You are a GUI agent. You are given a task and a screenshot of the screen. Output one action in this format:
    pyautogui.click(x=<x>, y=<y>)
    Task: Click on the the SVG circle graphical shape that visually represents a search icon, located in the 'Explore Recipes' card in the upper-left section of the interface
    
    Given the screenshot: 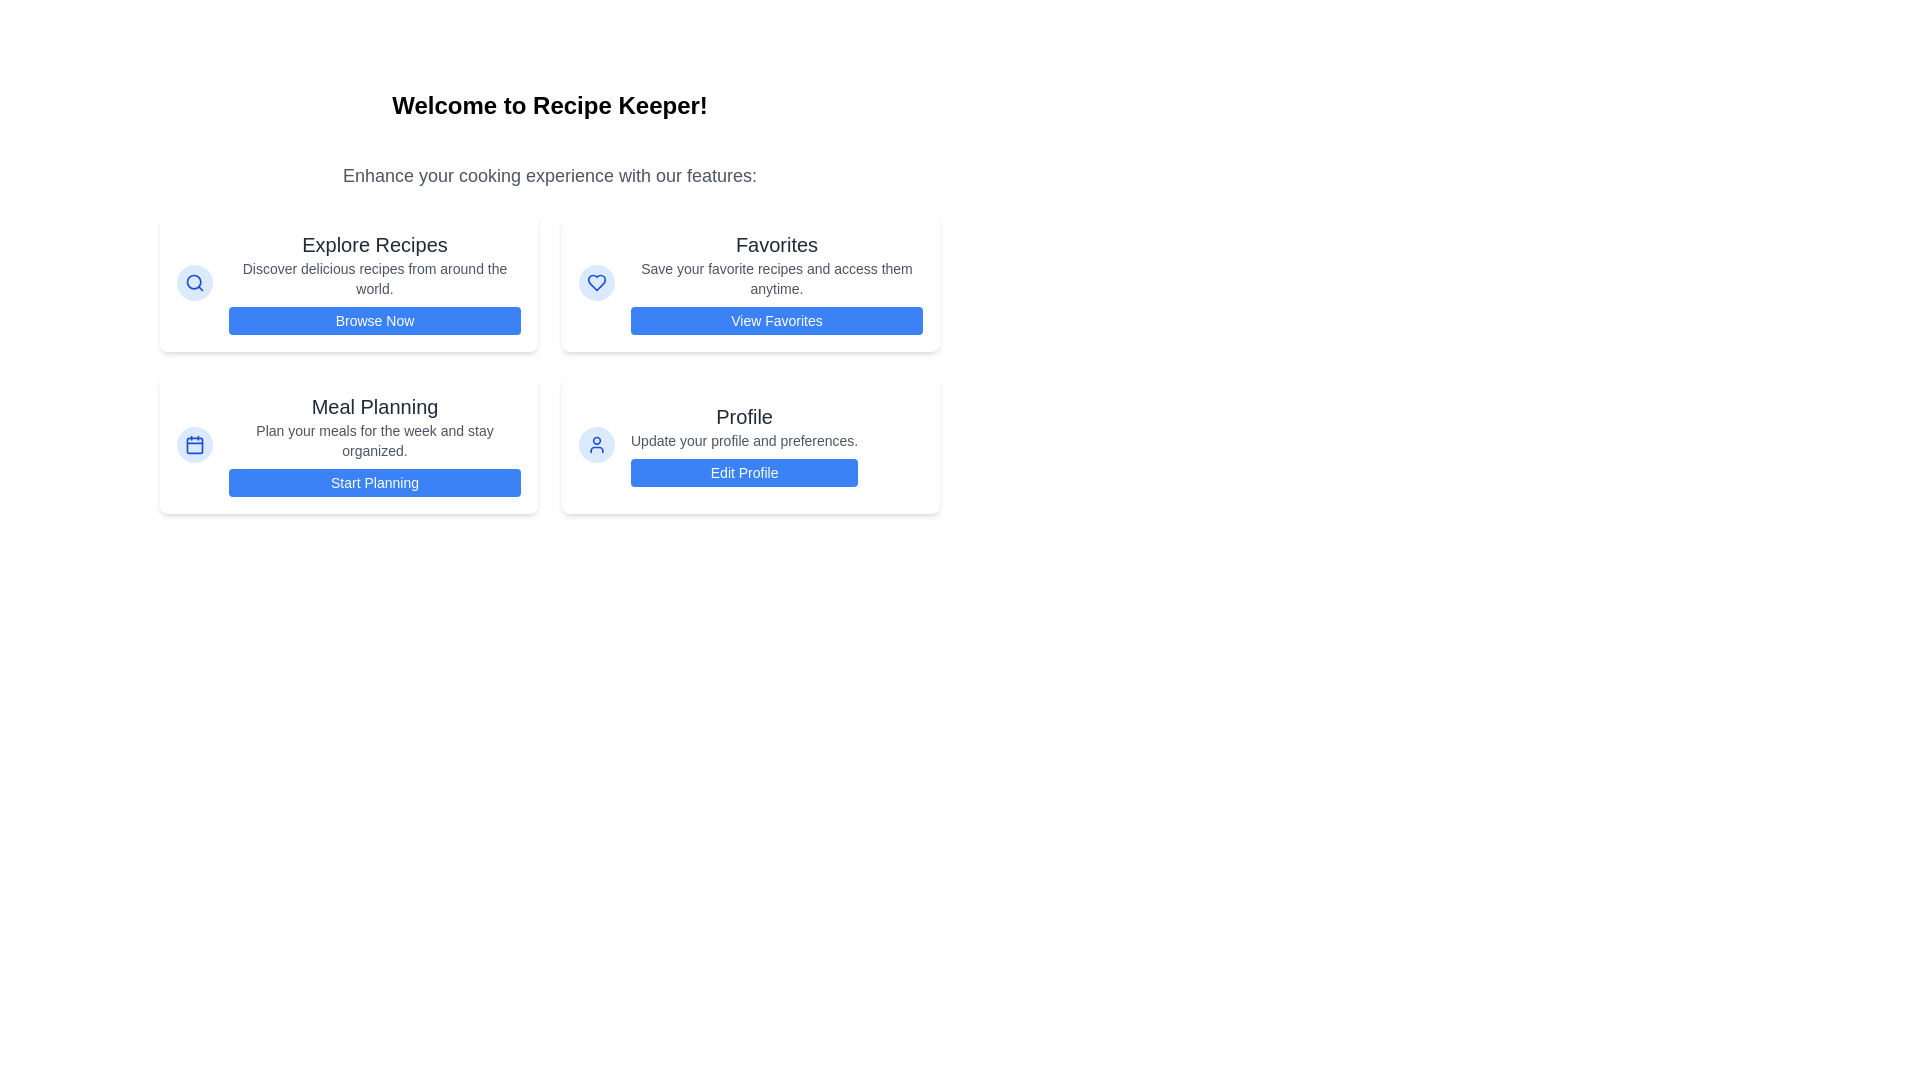 What is the action you would take?
    pyautogui.click(x=194, y=282)
    